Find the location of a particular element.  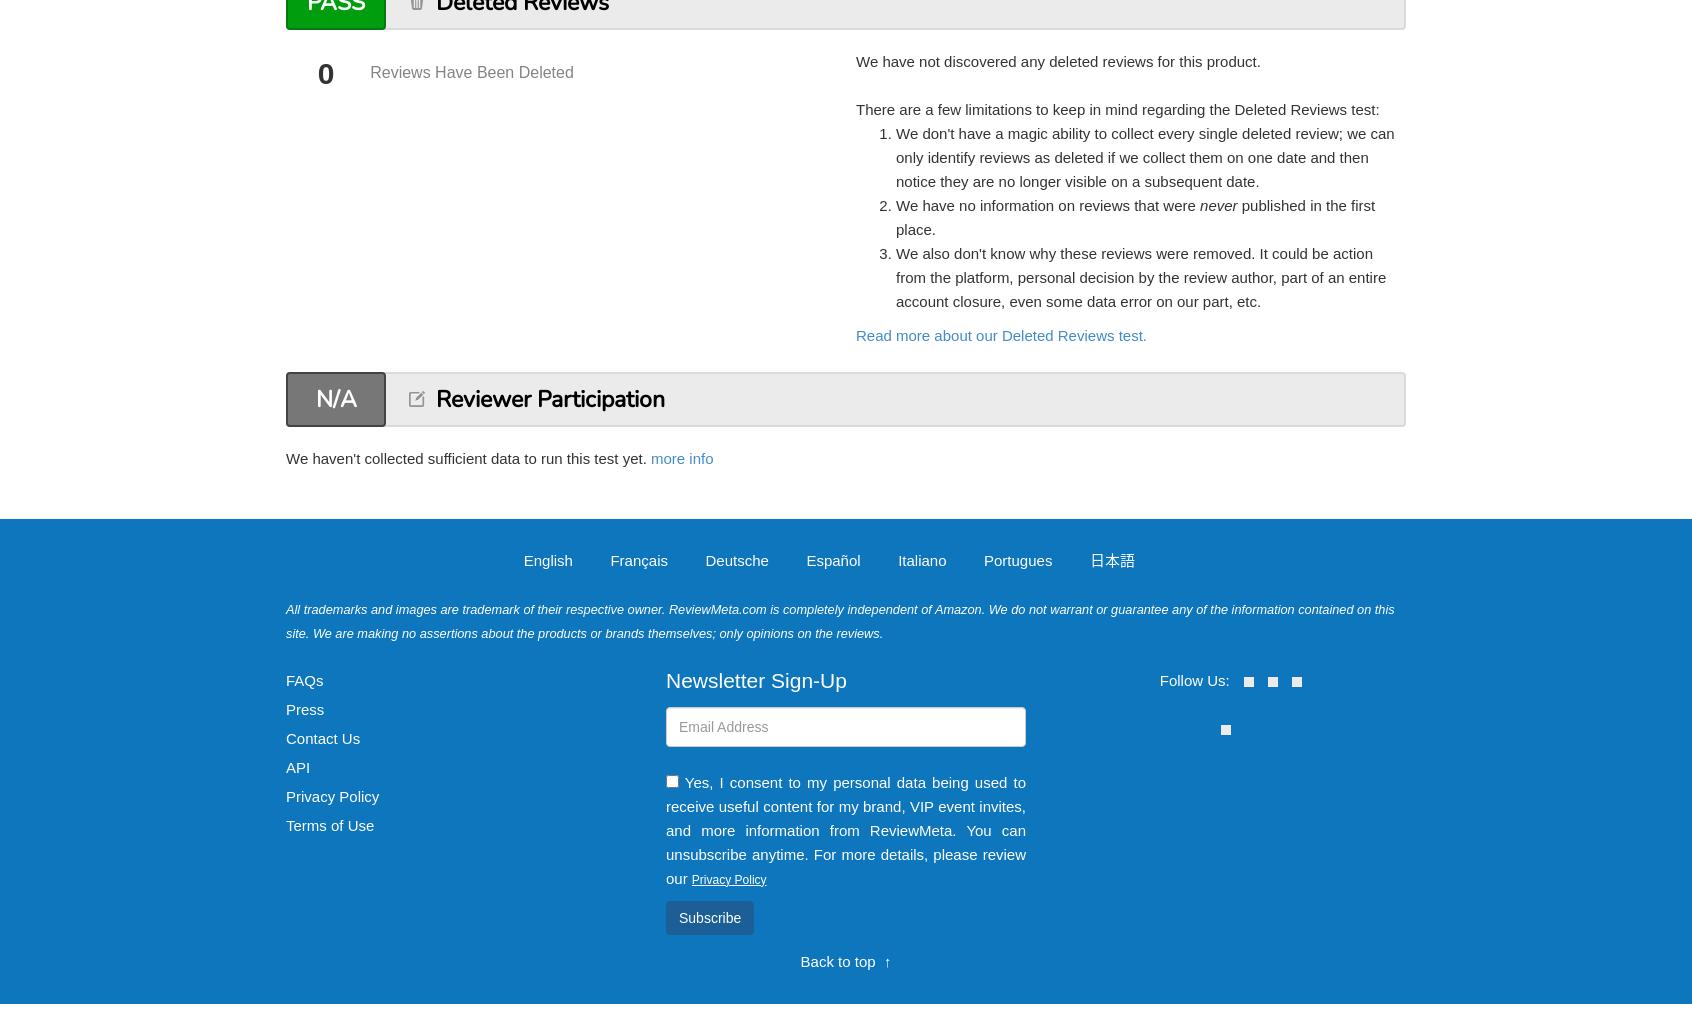

'never' is located at coordinates (1218, 204).